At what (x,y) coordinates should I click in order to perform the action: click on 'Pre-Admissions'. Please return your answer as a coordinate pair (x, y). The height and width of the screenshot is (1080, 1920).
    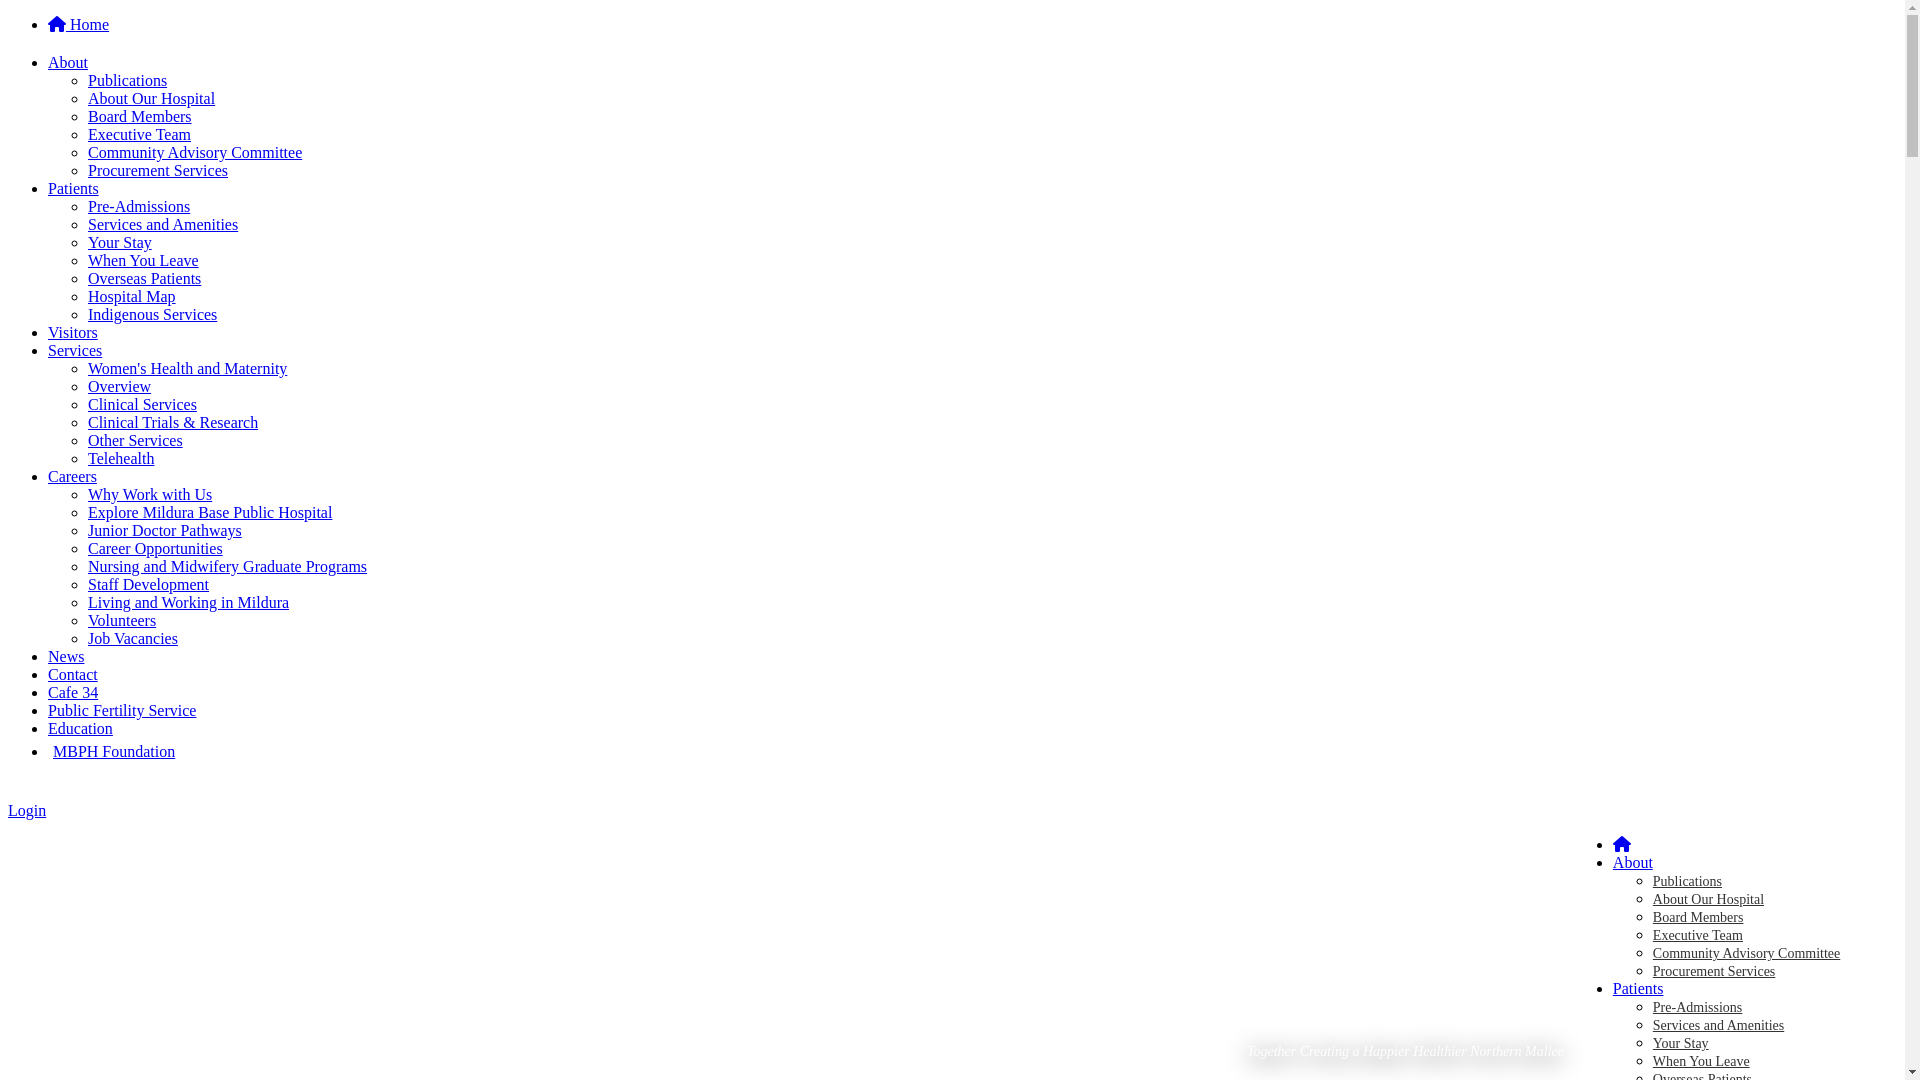
    Looking at the image, I should click on (86, 206).